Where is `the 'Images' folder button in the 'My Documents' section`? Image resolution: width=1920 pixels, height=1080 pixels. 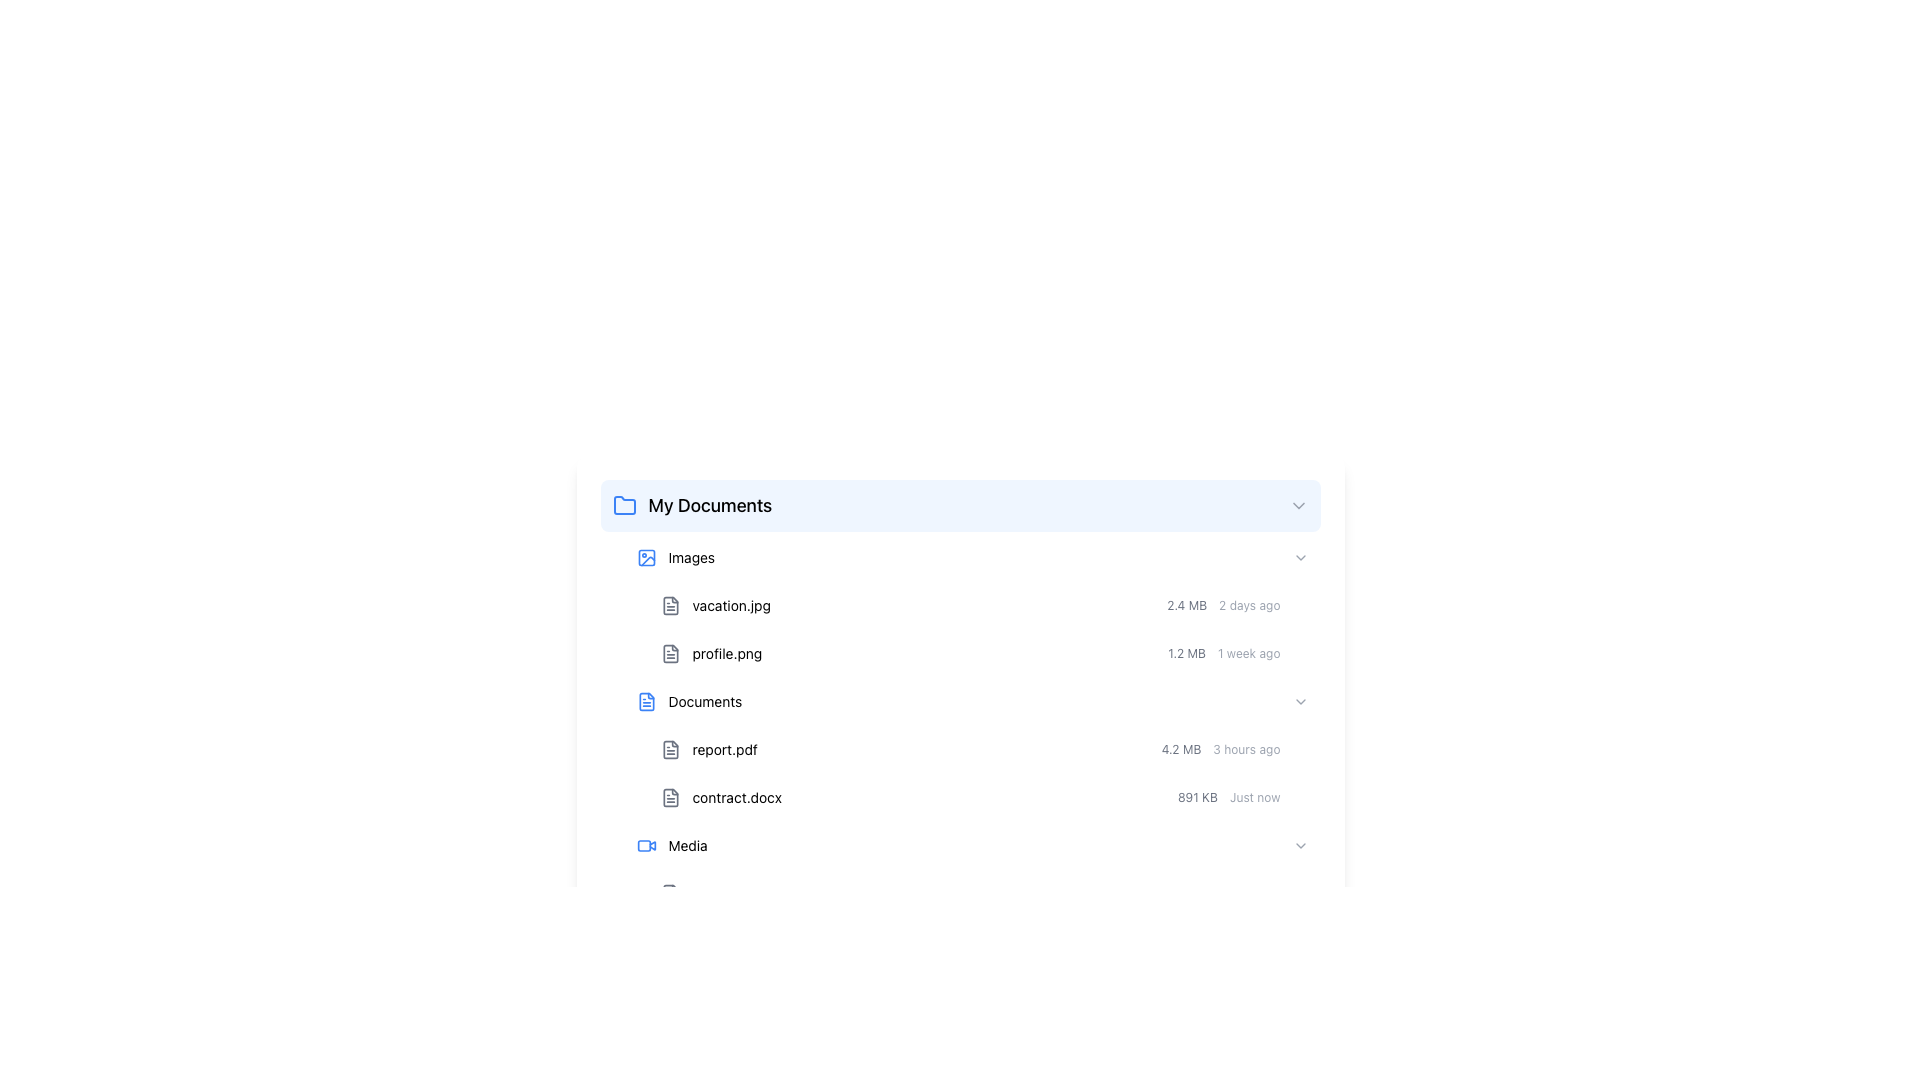
the 'Images' folder button in the 'My Documents' section is located at coordinates (972, 558).